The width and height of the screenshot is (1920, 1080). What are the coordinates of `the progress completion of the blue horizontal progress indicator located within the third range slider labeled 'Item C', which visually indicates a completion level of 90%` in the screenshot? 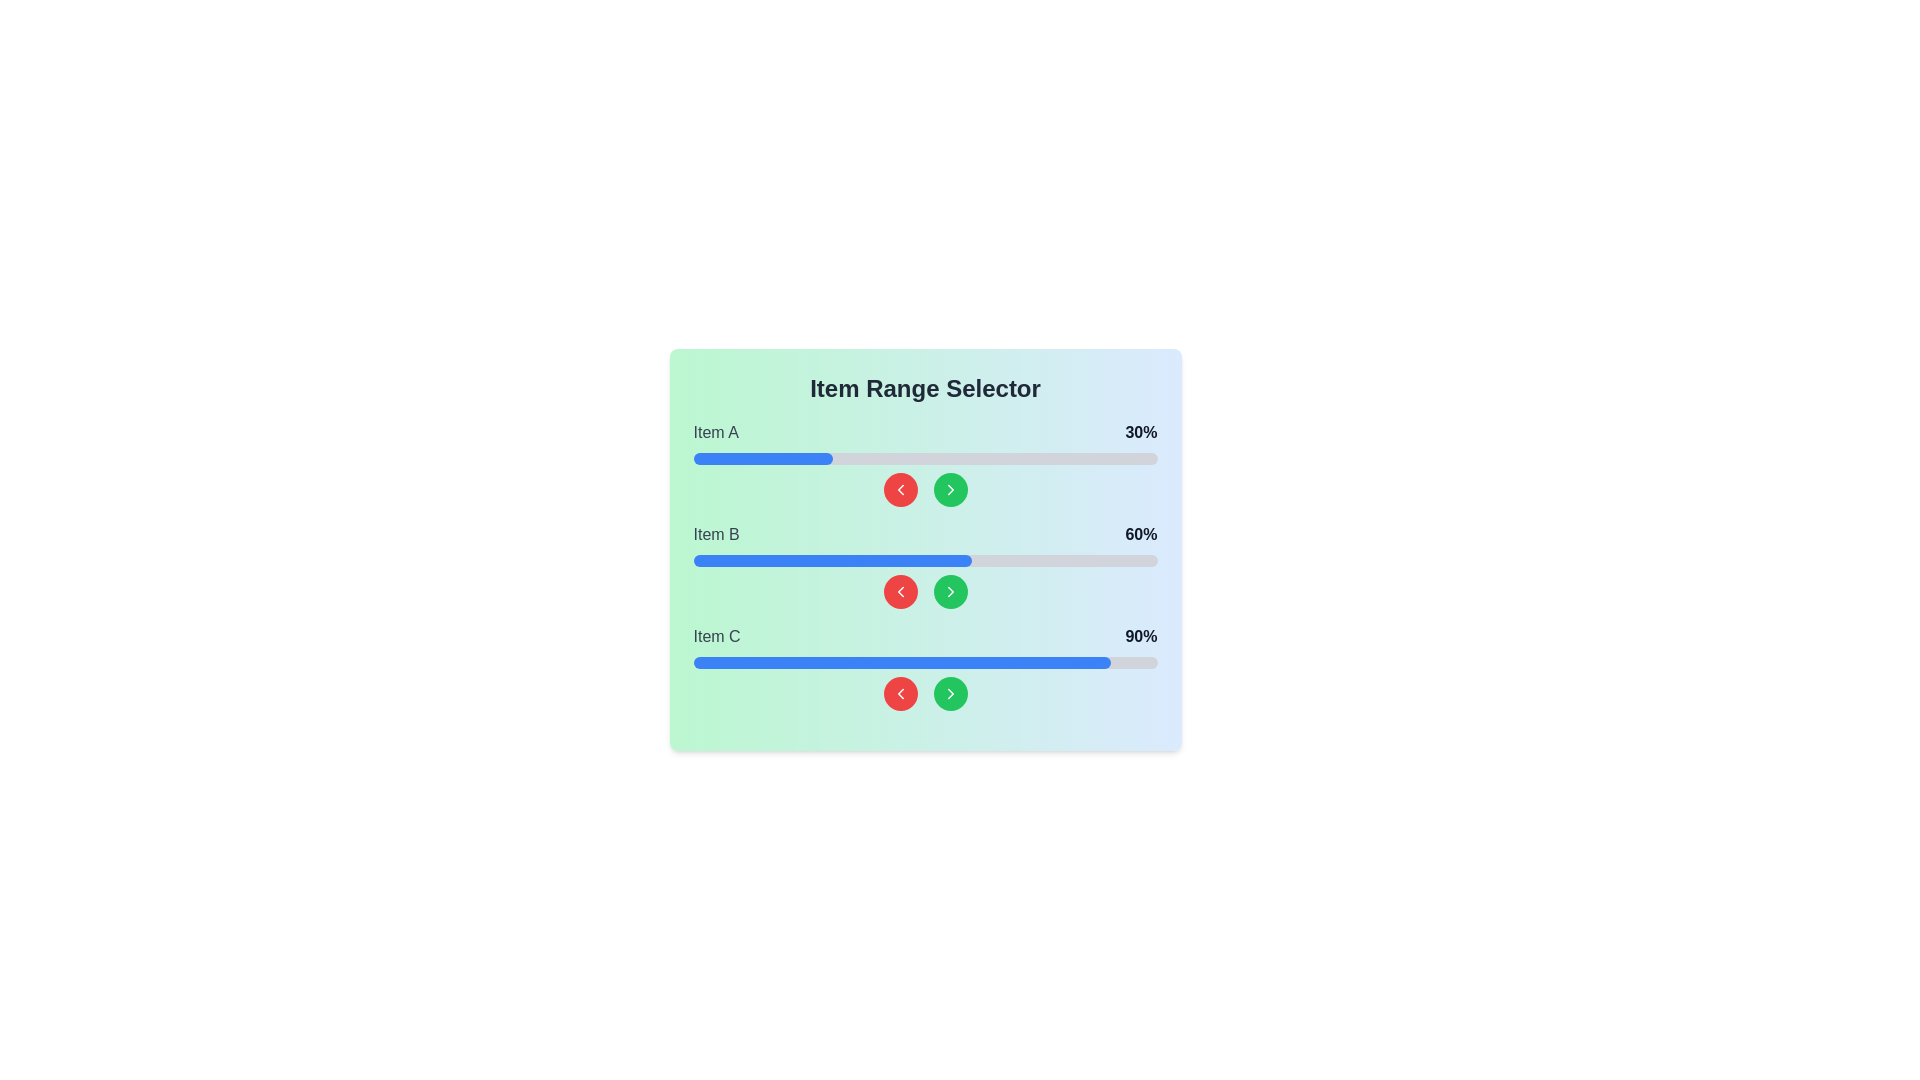 It's located at (901, 663).